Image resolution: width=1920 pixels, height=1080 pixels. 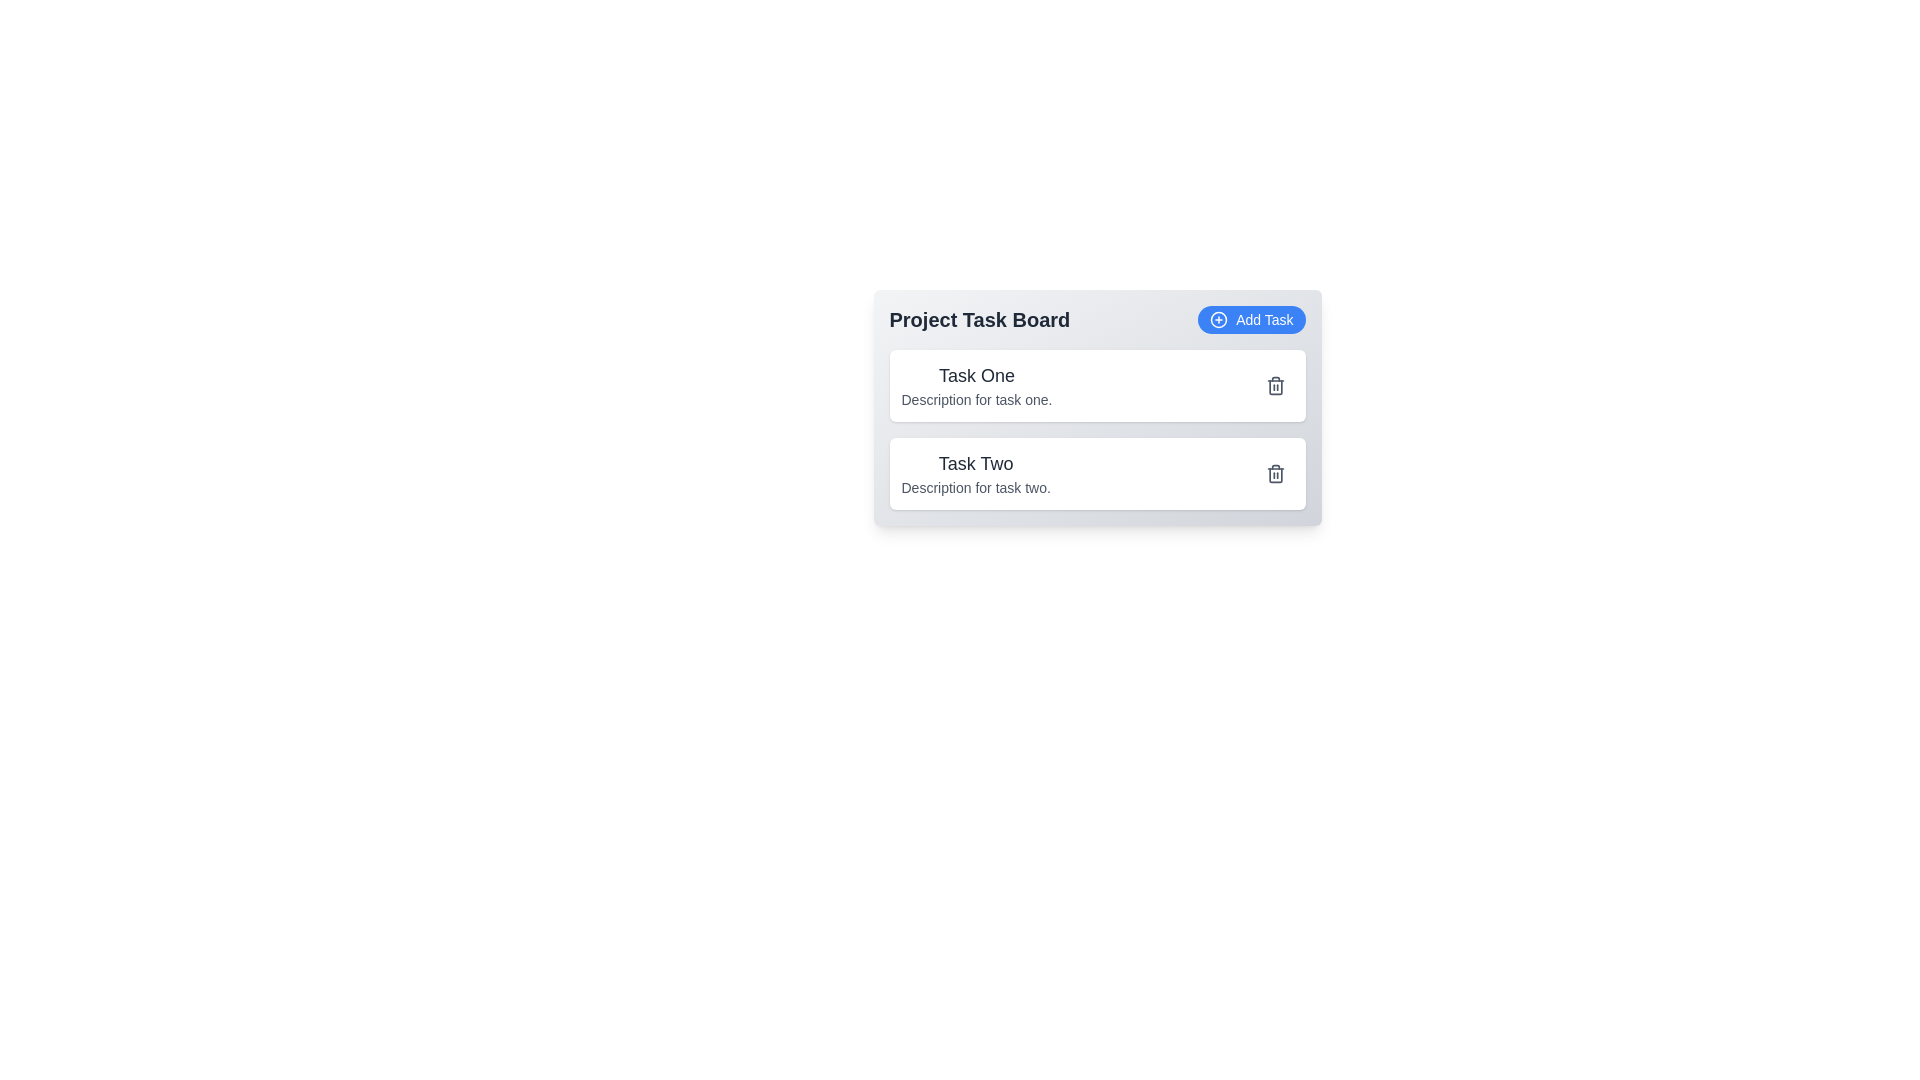 What do you see at coordinates (979, 319) in the screenshot?
I see `the text element displaying the title 'Project Task Board', which is styled in a large and bold dark-gray font, located in the upper-left part of the task board interface` at bounding box center [979, 319].